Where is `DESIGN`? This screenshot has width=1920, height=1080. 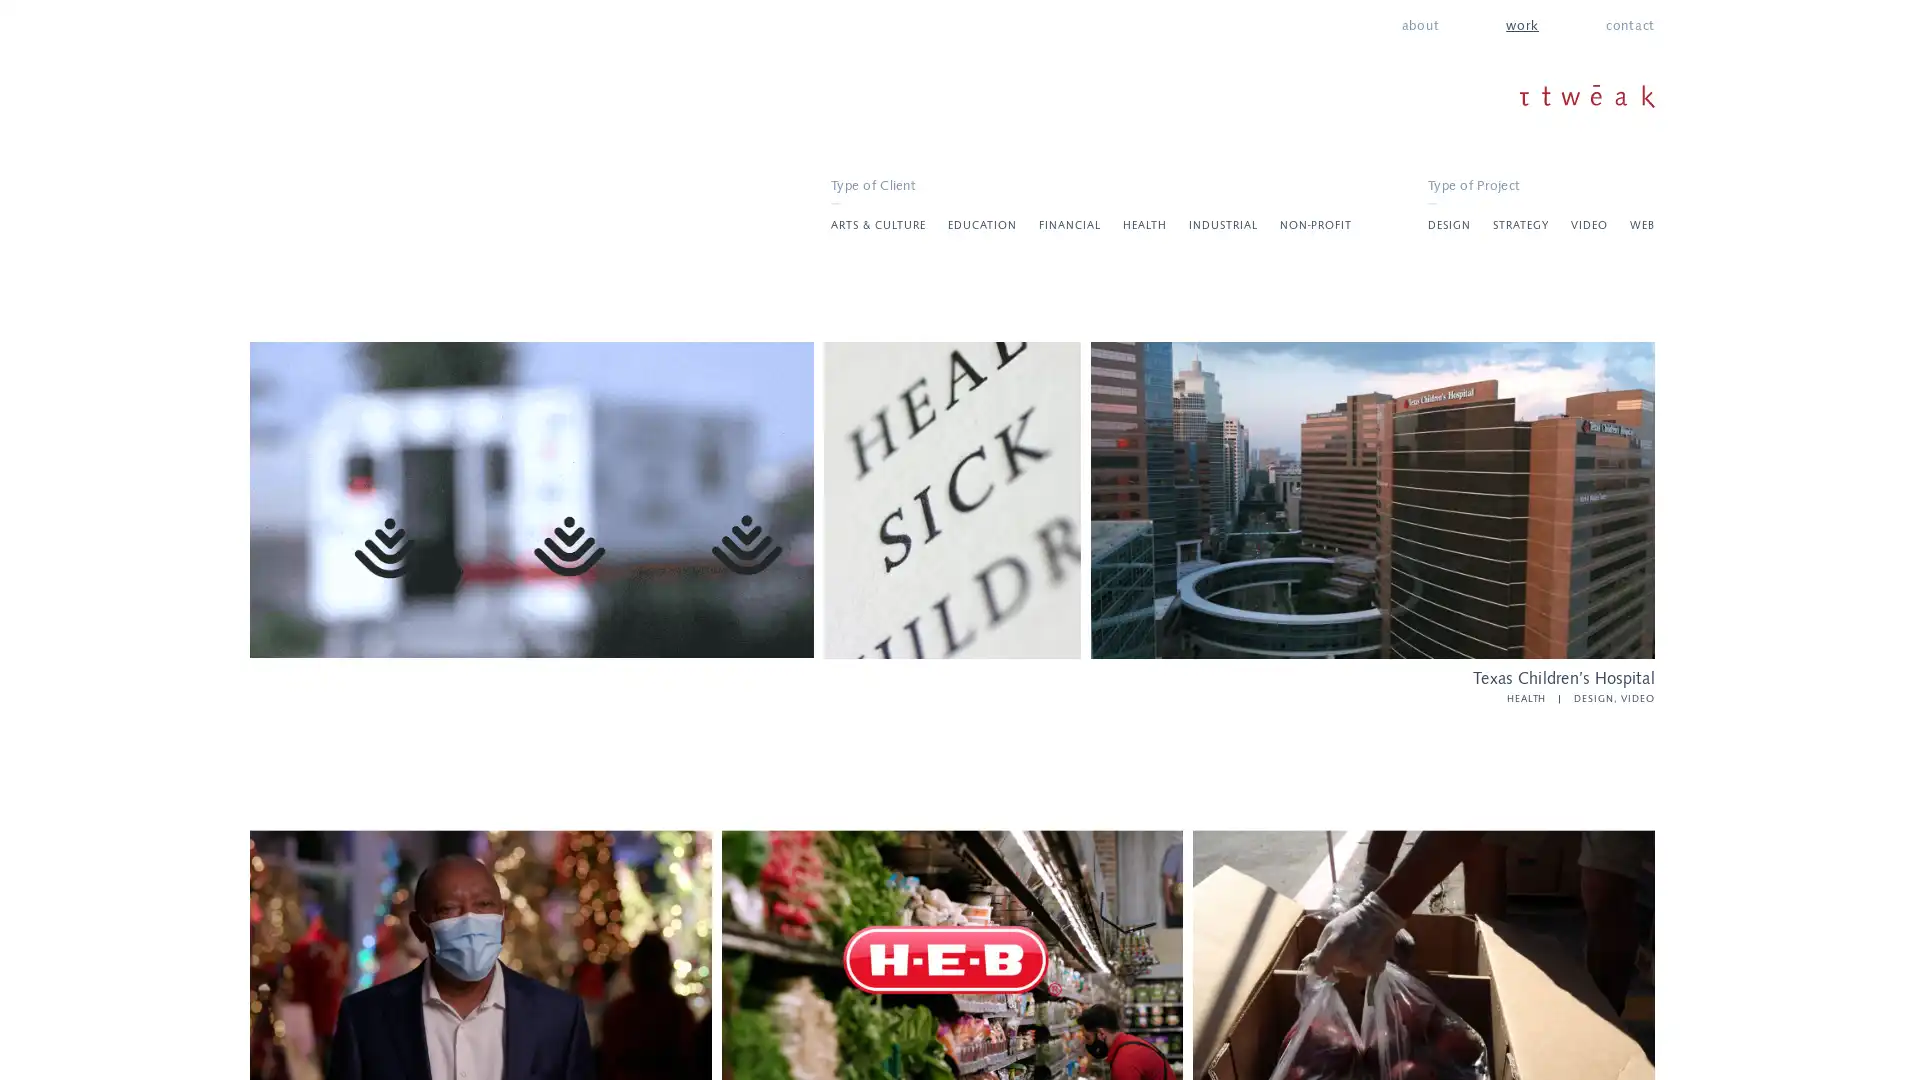 DESIGN is located at coordinates (1449, 225).